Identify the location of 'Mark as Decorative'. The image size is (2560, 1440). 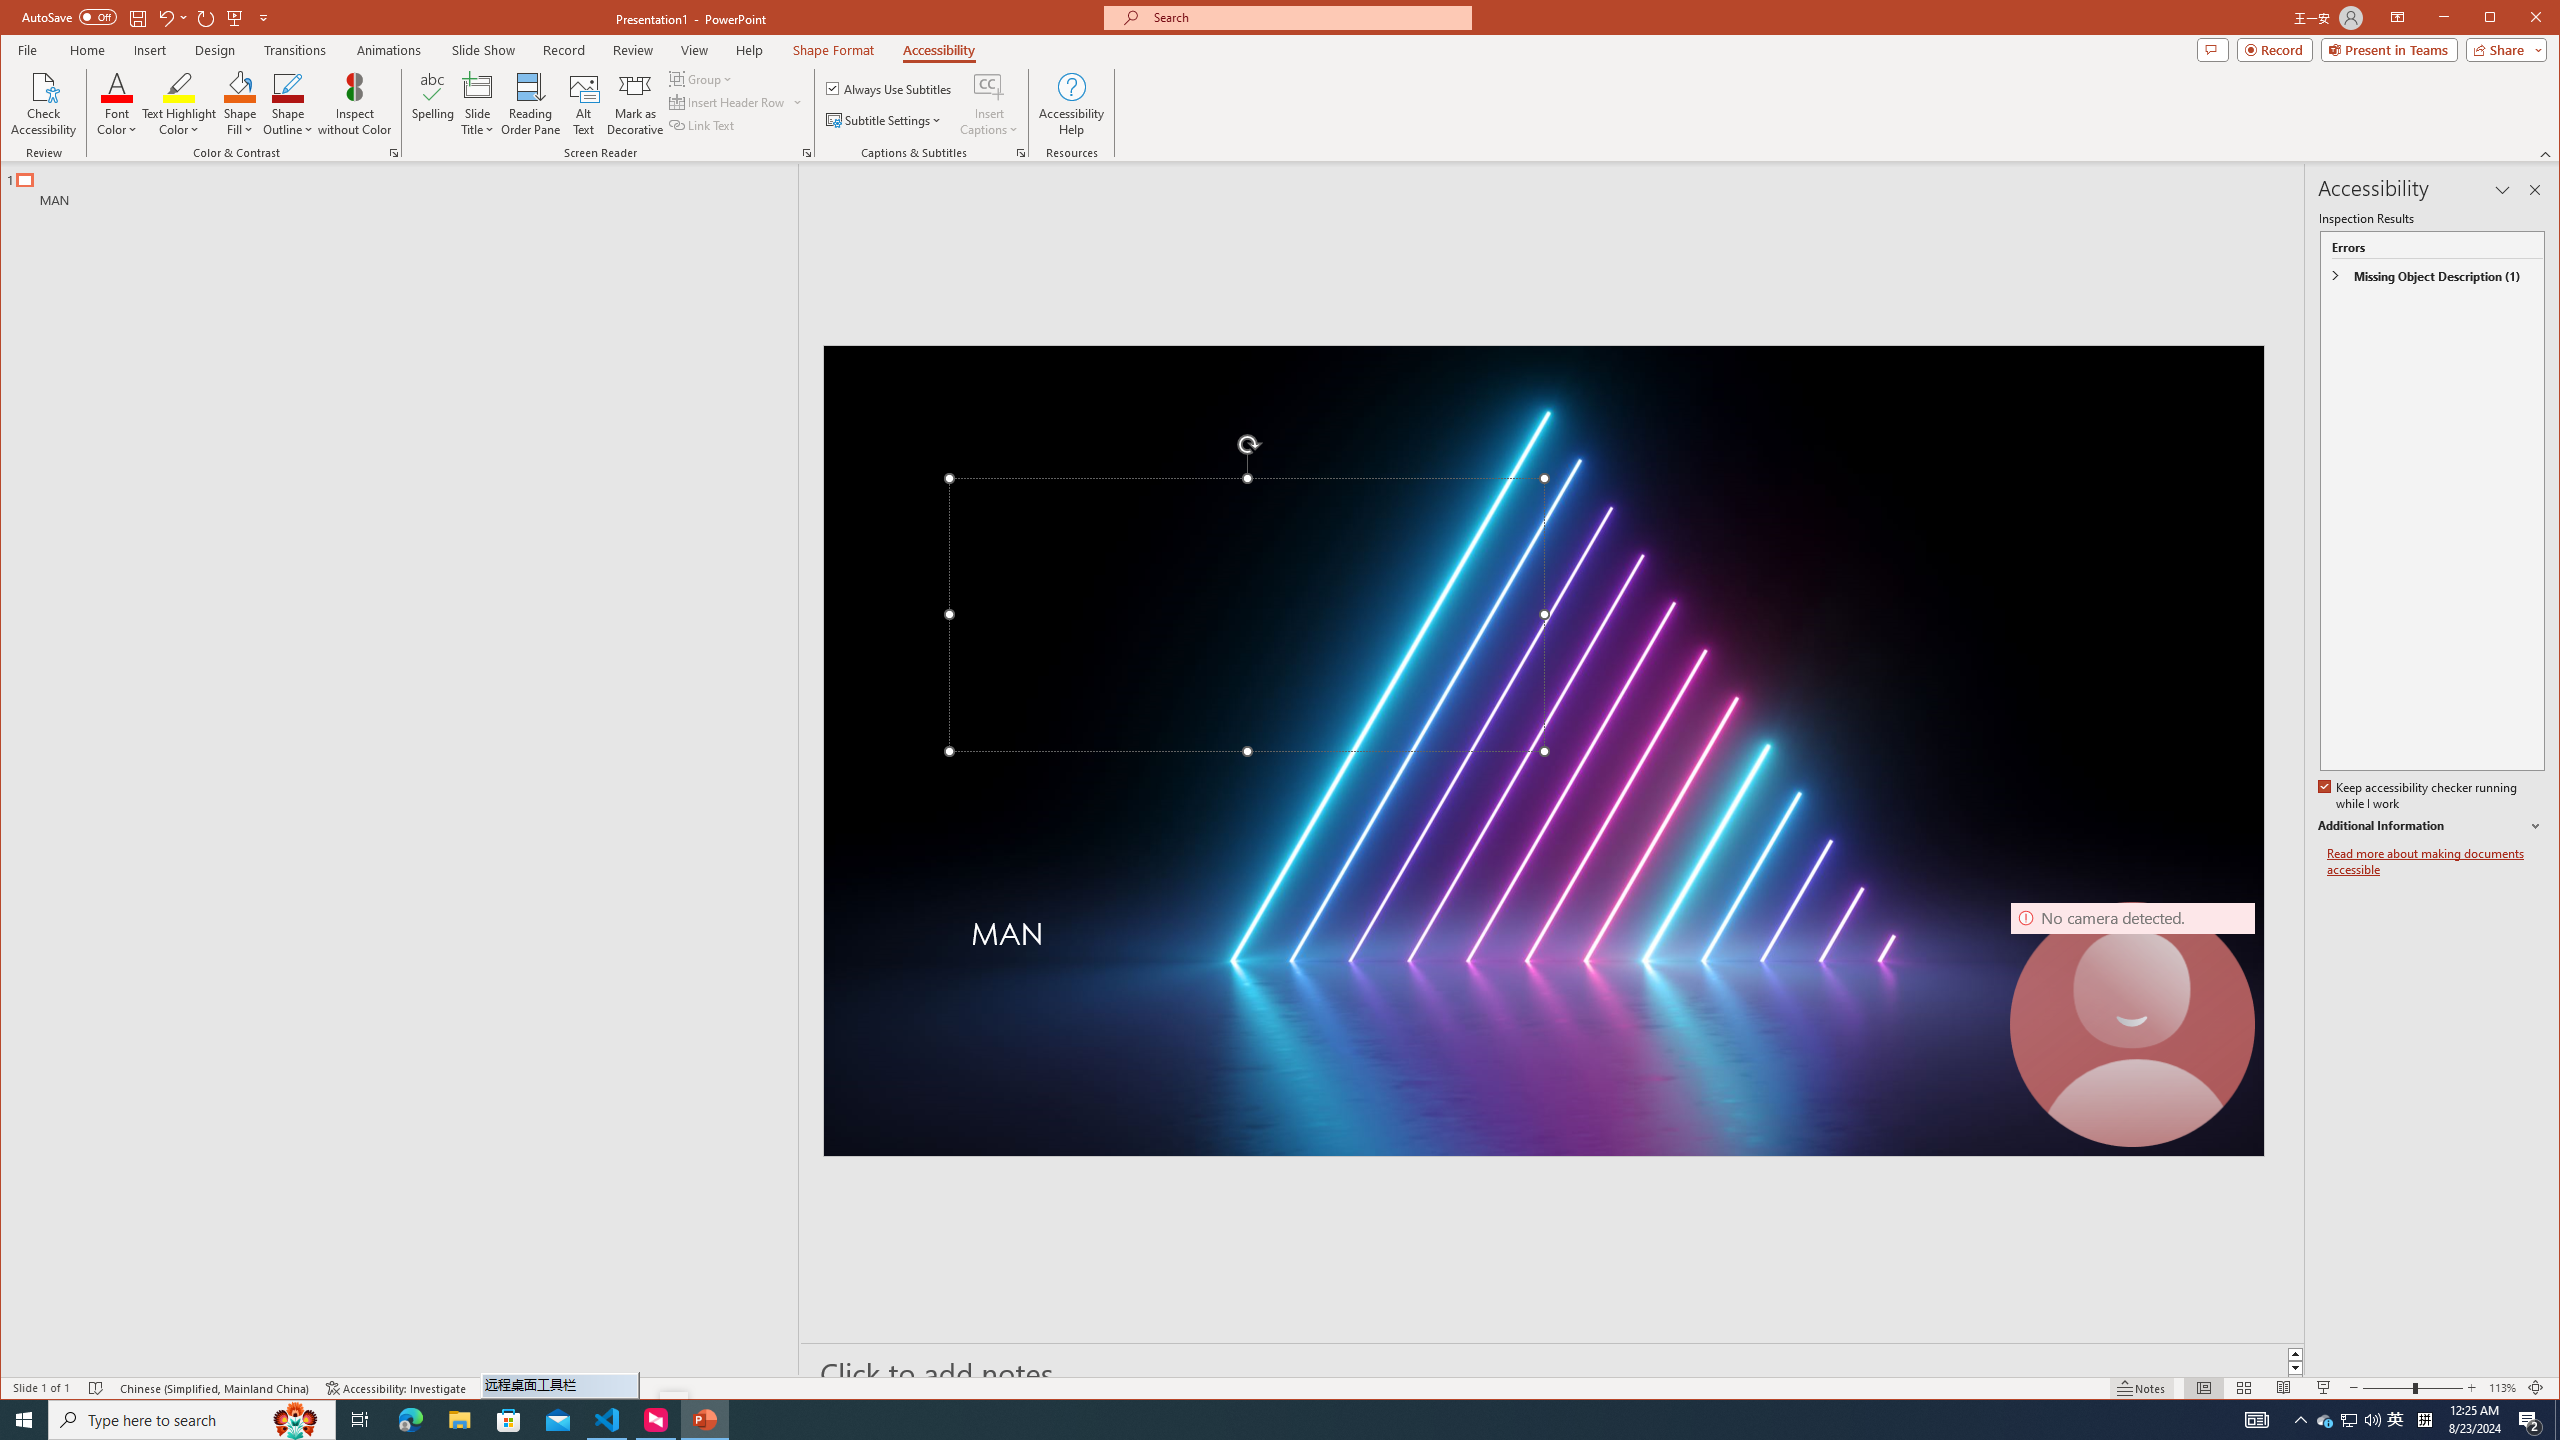
(633, 103).